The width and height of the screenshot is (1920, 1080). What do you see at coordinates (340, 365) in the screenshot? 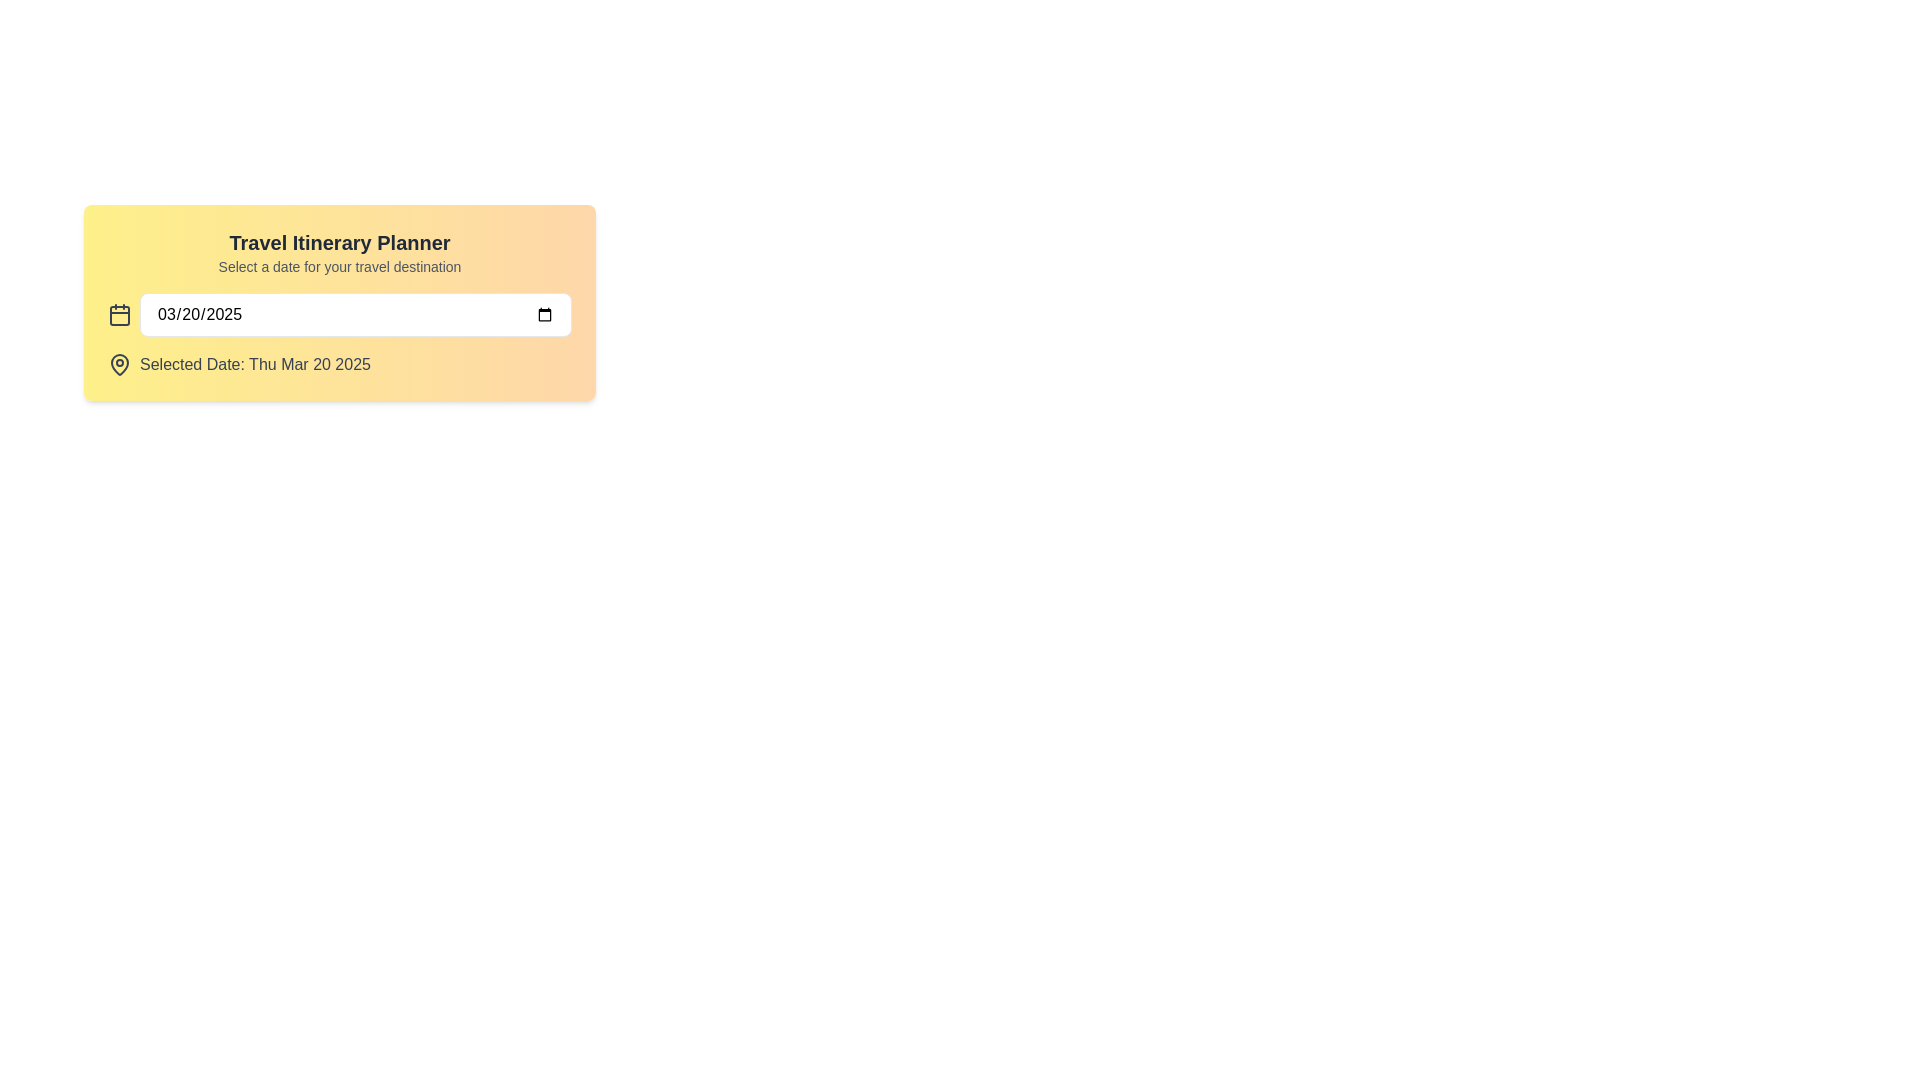
I see `the text label that reads 'Selected Date: Thu Mar 20 2025' with an adjoining map pin icon, located beneath an input field in a card layout` at bounding box center [340, 365].